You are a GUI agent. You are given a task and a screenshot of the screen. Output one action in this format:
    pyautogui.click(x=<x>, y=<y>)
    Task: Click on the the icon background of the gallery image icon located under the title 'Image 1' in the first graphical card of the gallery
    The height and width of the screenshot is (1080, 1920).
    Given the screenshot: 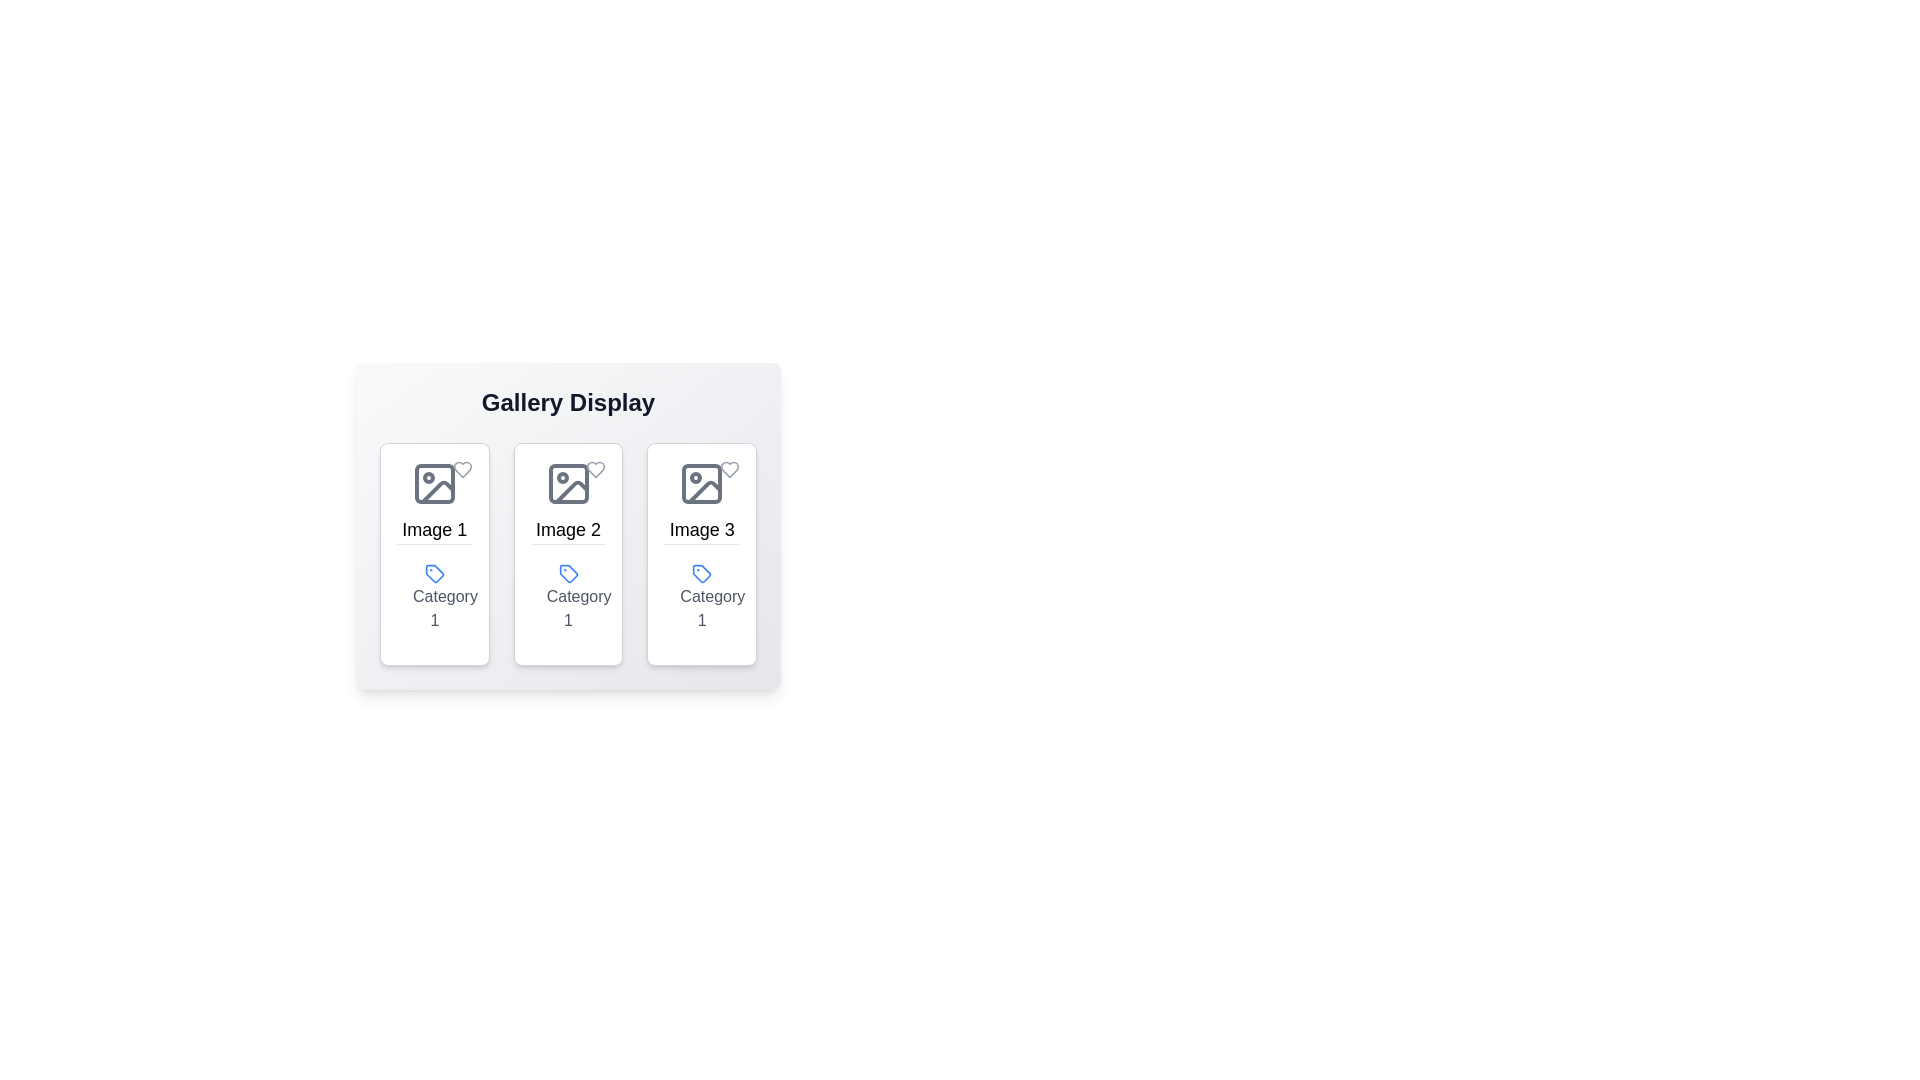 What is the action you would take?
    pyautogui.click(x=433, y=483)
    